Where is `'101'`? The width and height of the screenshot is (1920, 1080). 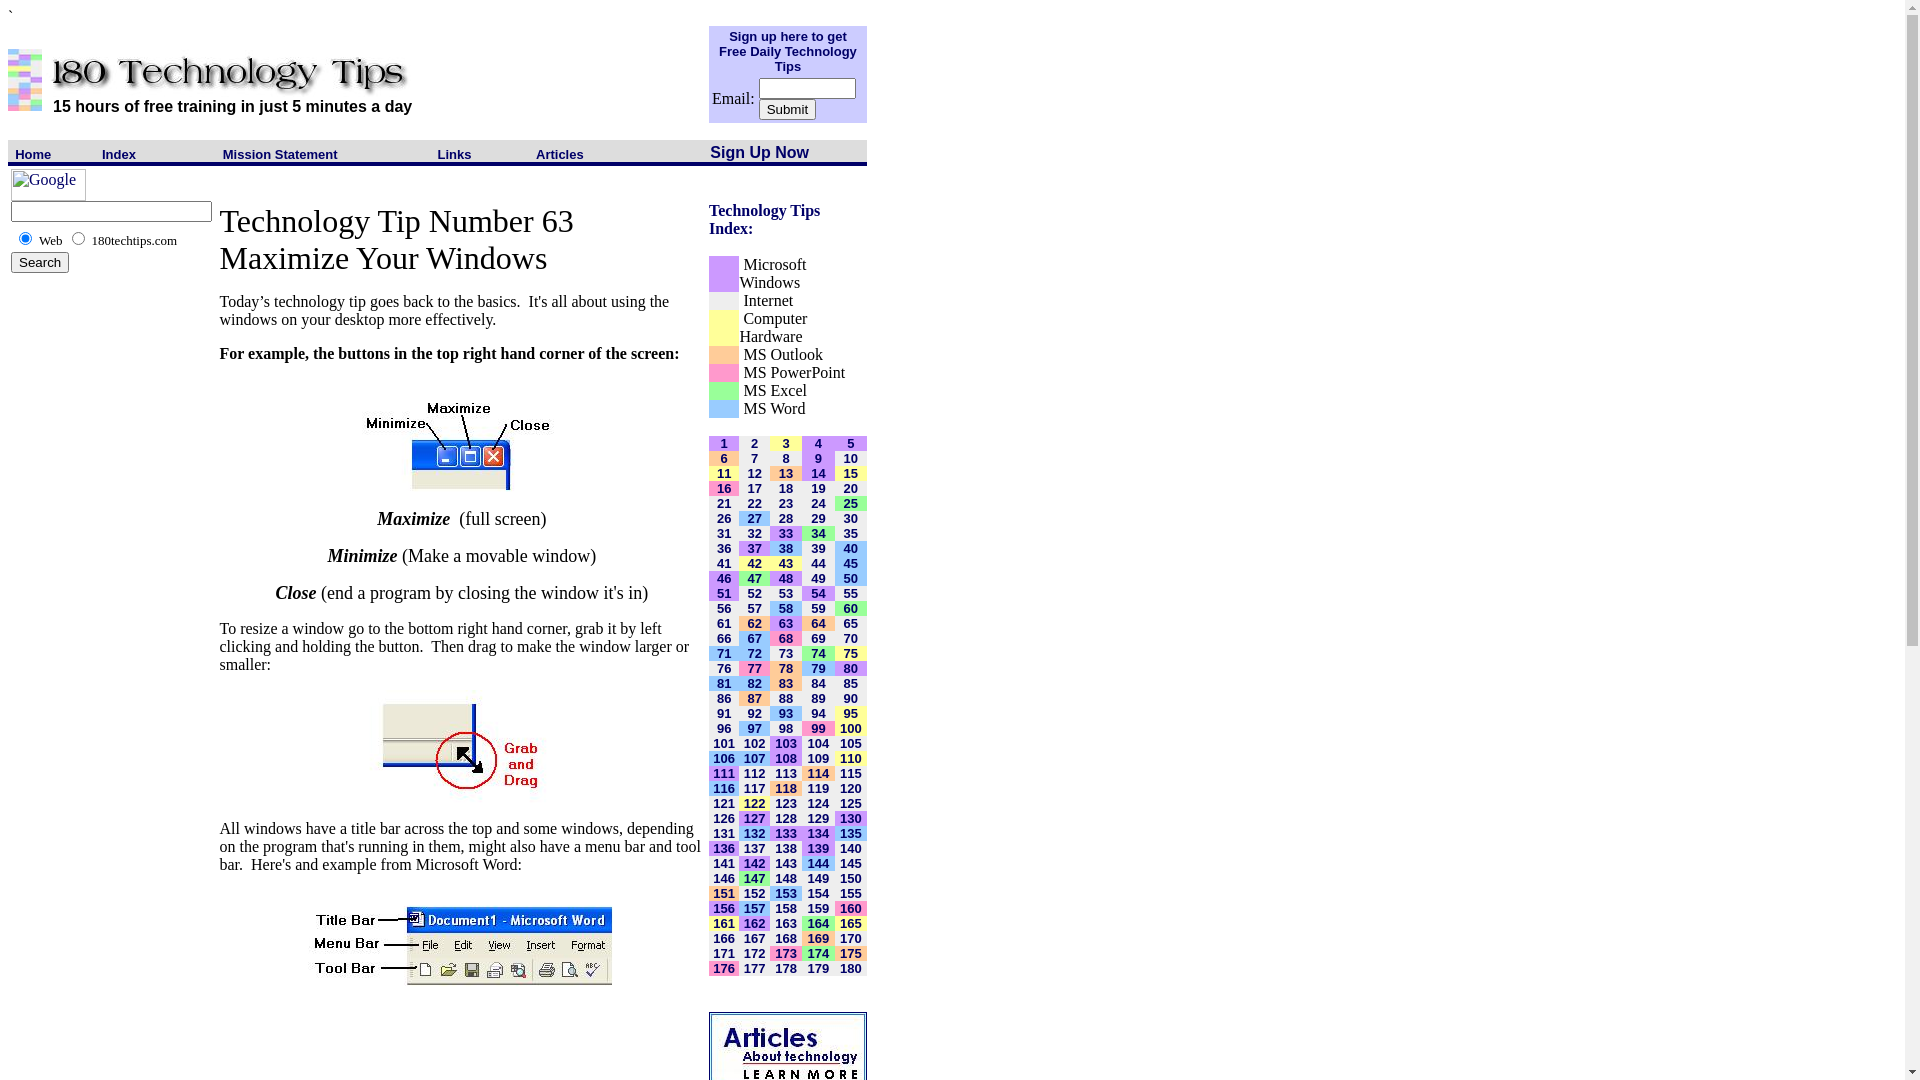
'101' is located at coordinates (723, 742).